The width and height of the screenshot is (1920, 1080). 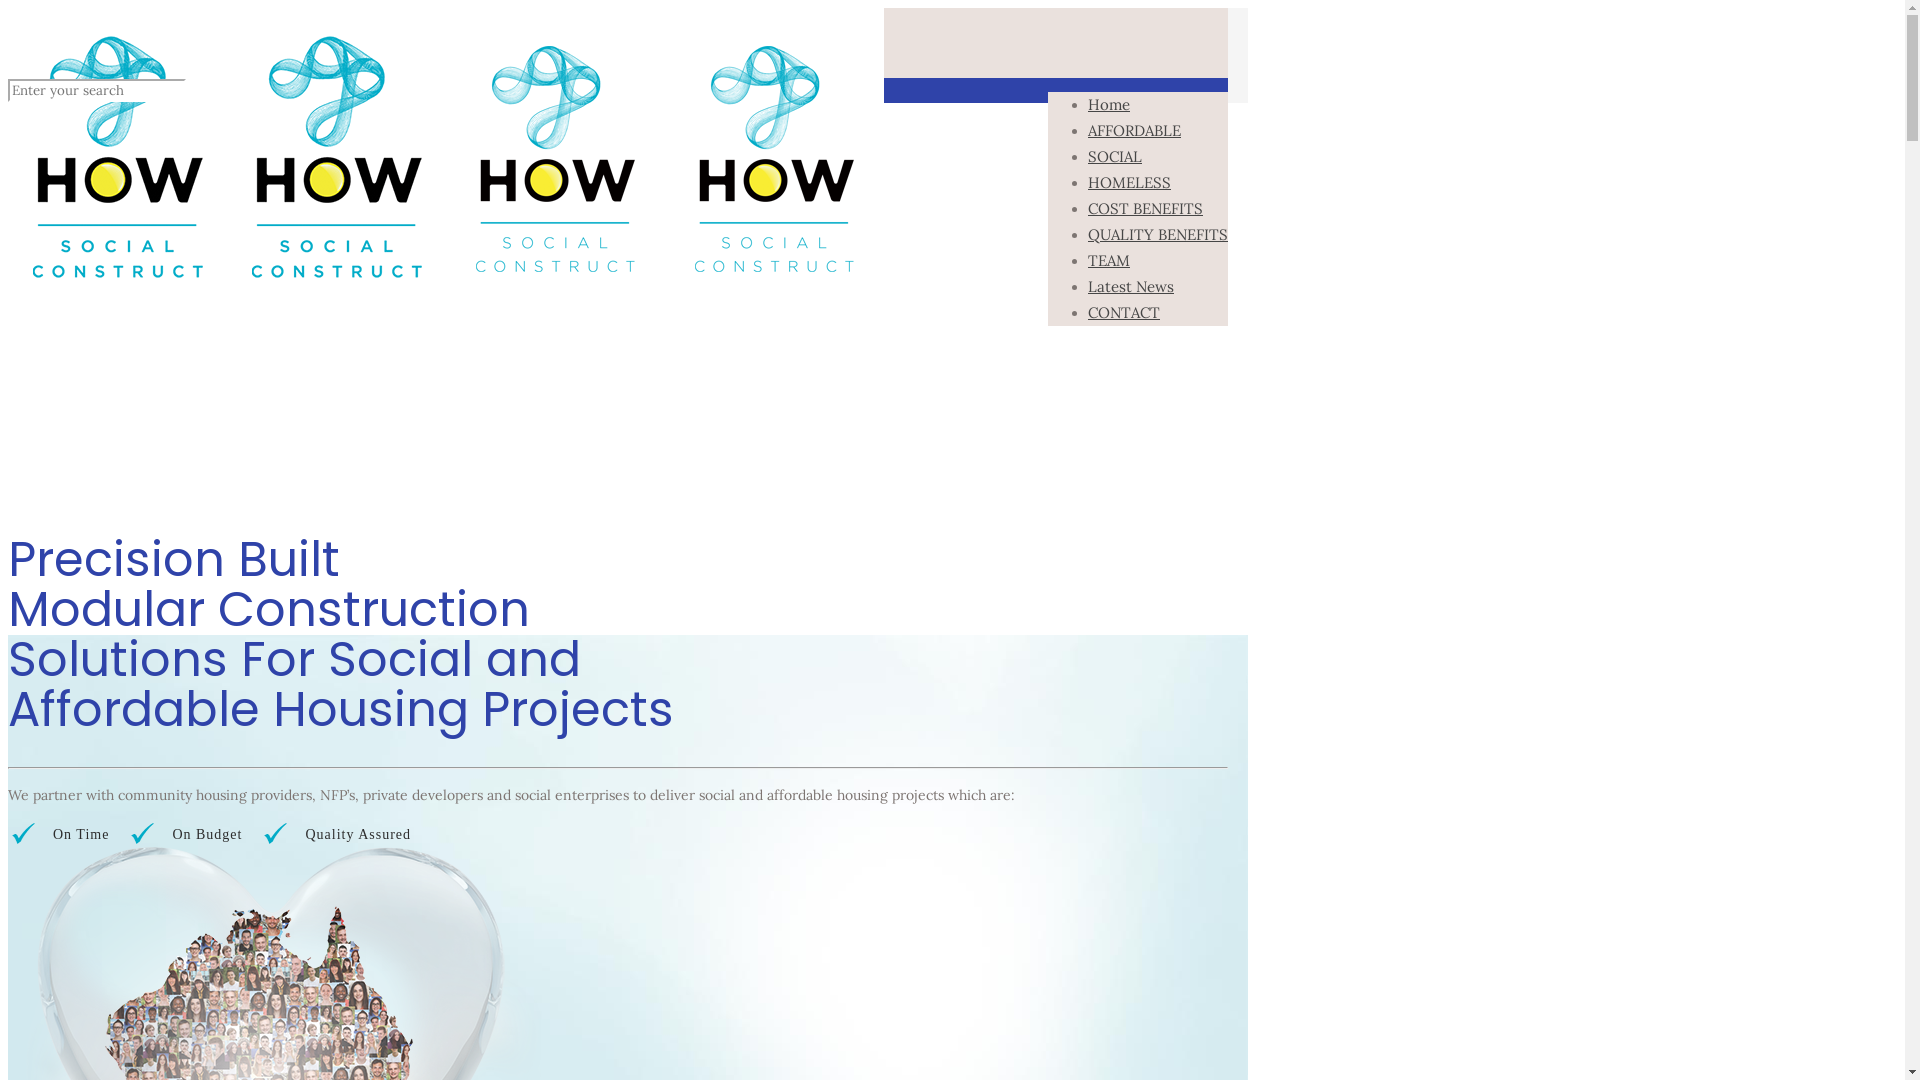 What do you see at coordinates (1145, 208) in the screenshot?
I see `'COST BENEFITS'` at bounding box center [1145, 208].